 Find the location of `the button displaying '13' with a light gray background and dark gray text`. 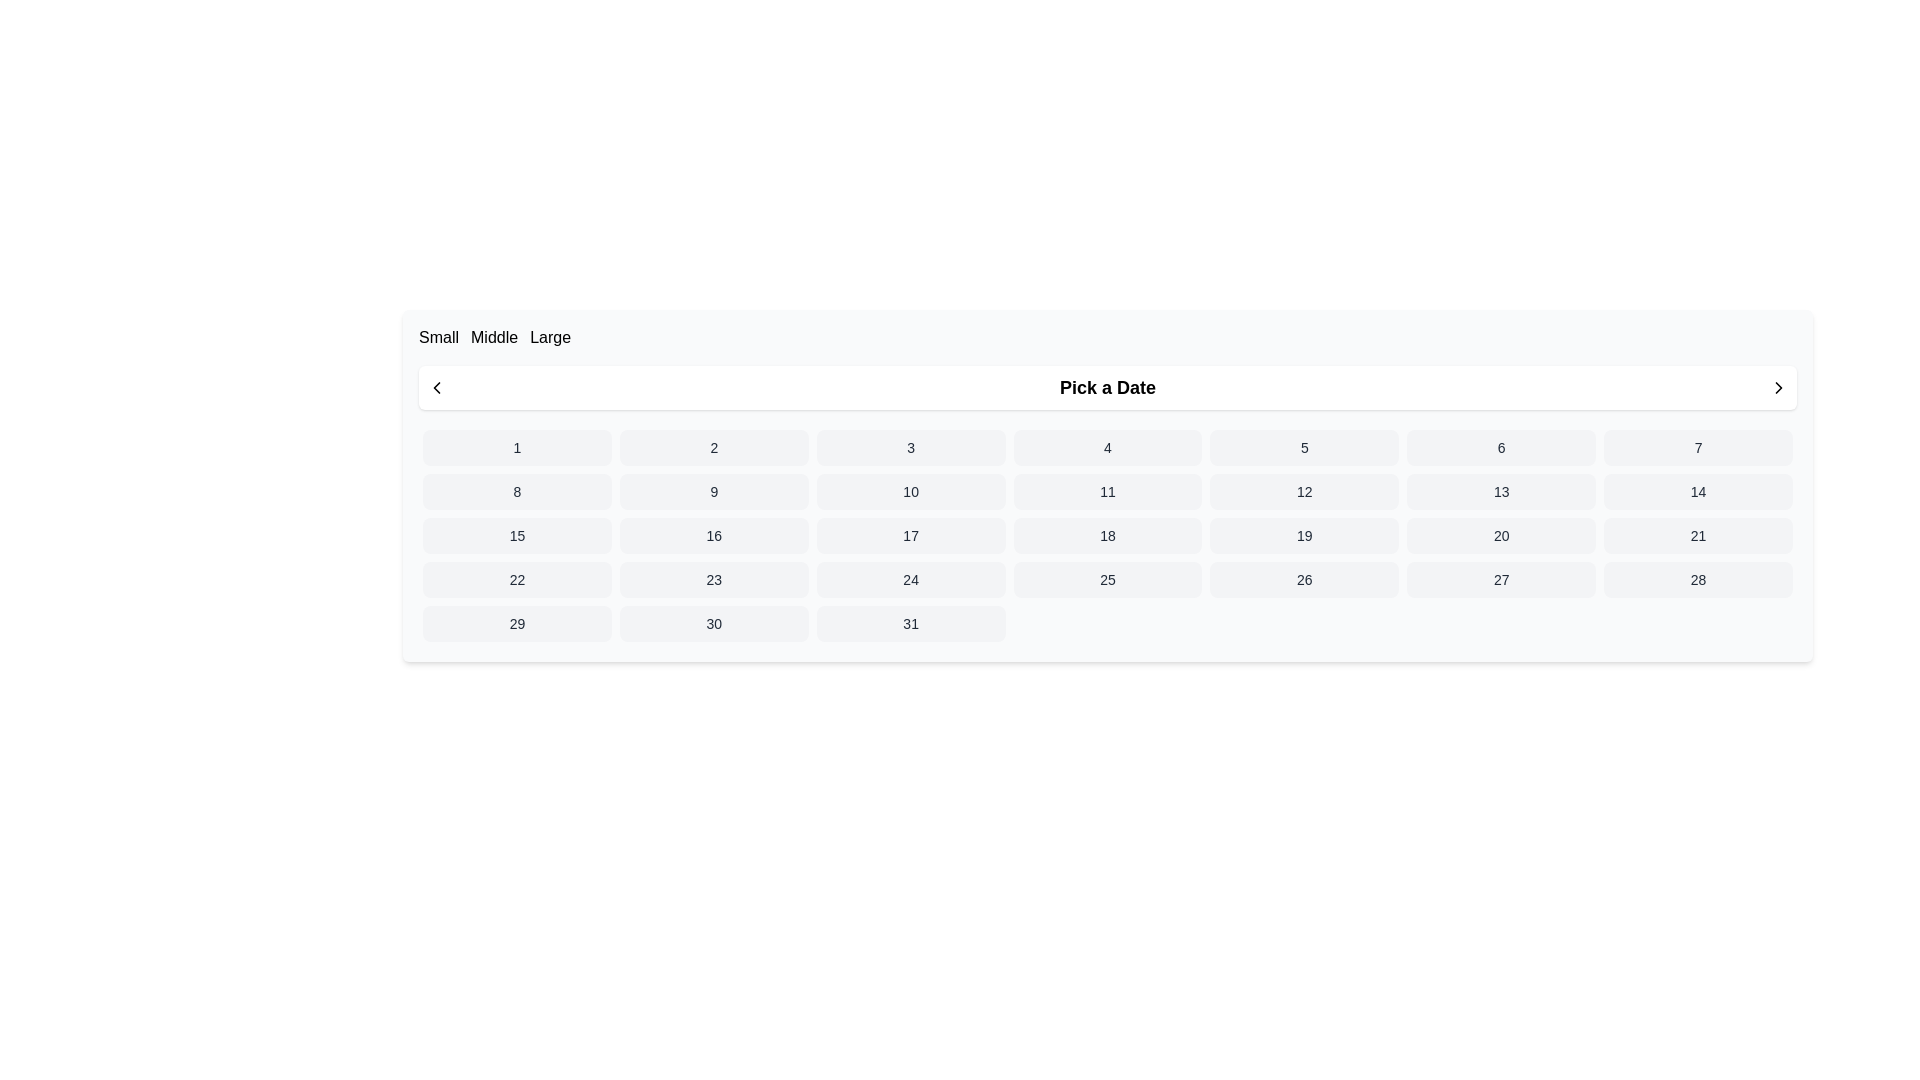

the button displaying '13' with a light gray background and dark gray text is located at coordinates (1501, 492).